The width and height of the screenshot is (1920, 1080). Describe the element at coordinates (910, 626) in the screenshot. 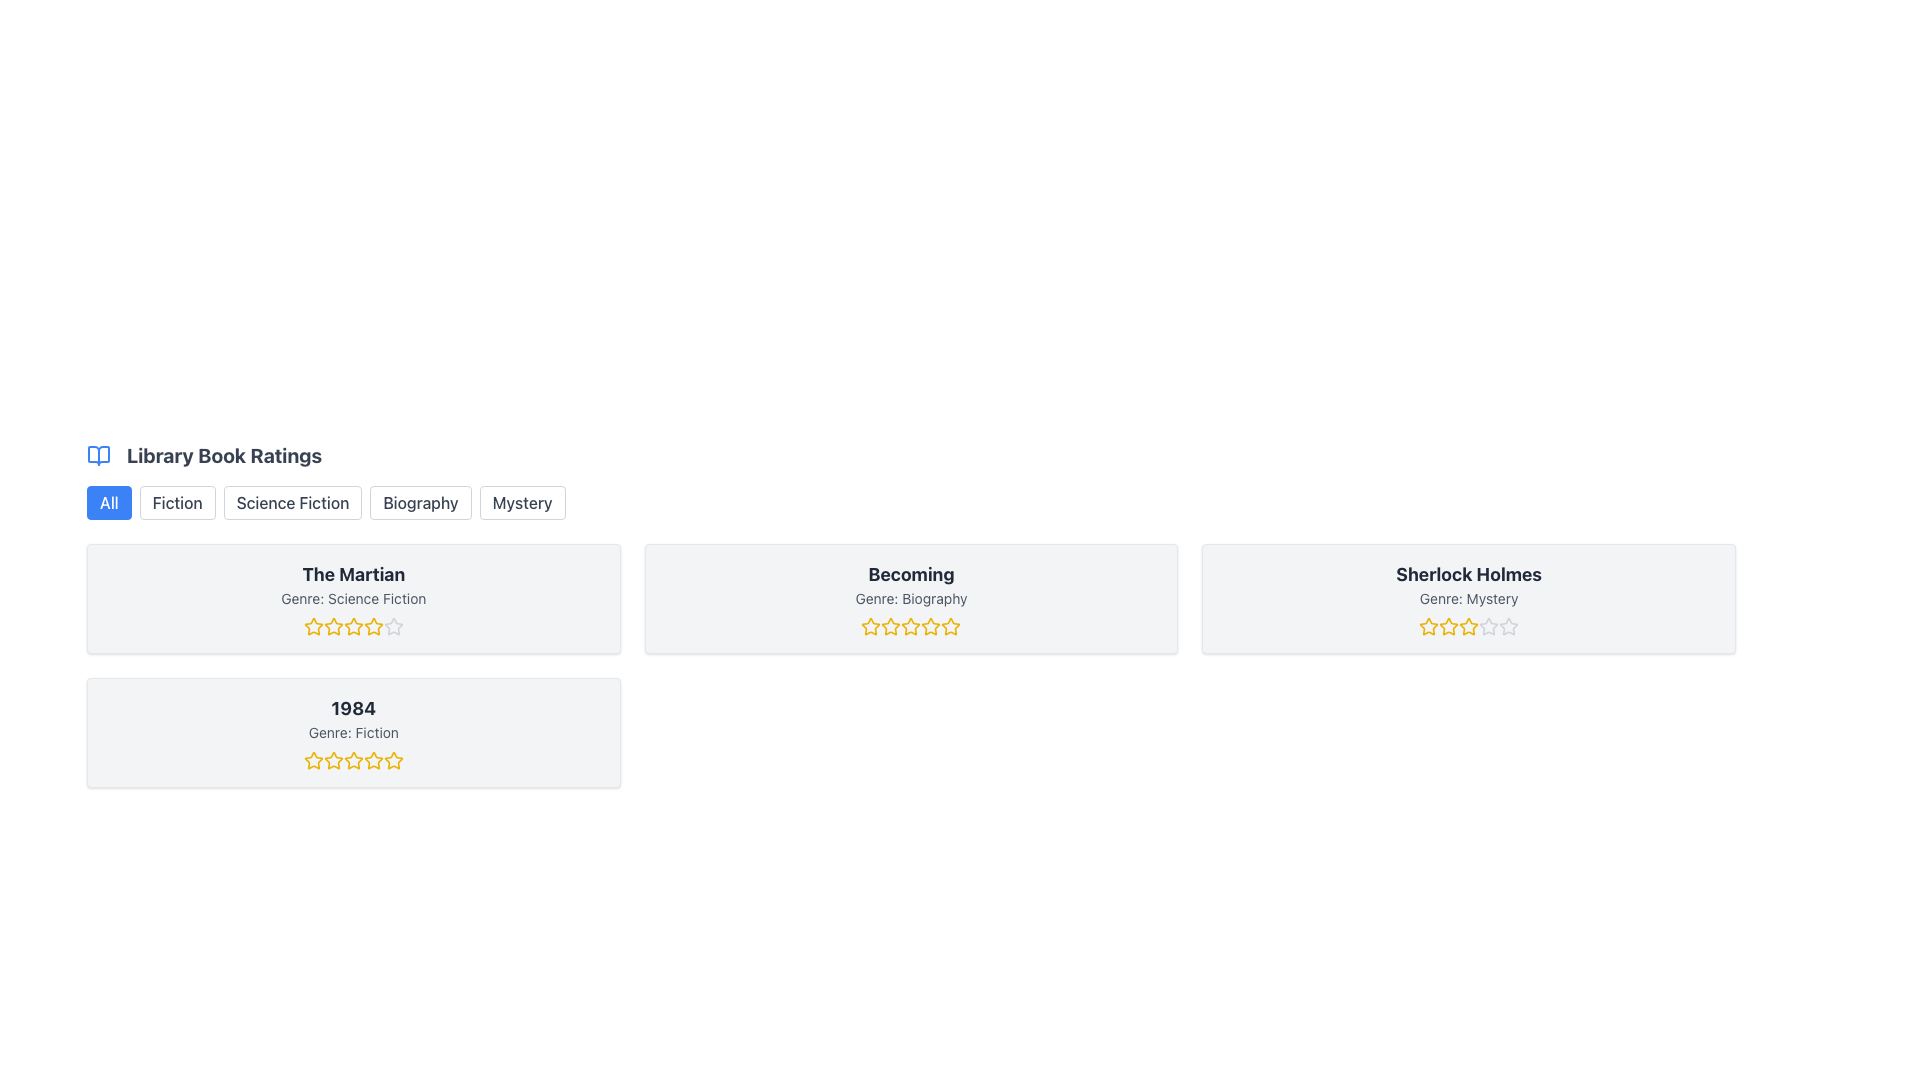

I see `the third yellow star in the Rating Stars element to rate the book 'Becoming' in the Biography genre` at that location.